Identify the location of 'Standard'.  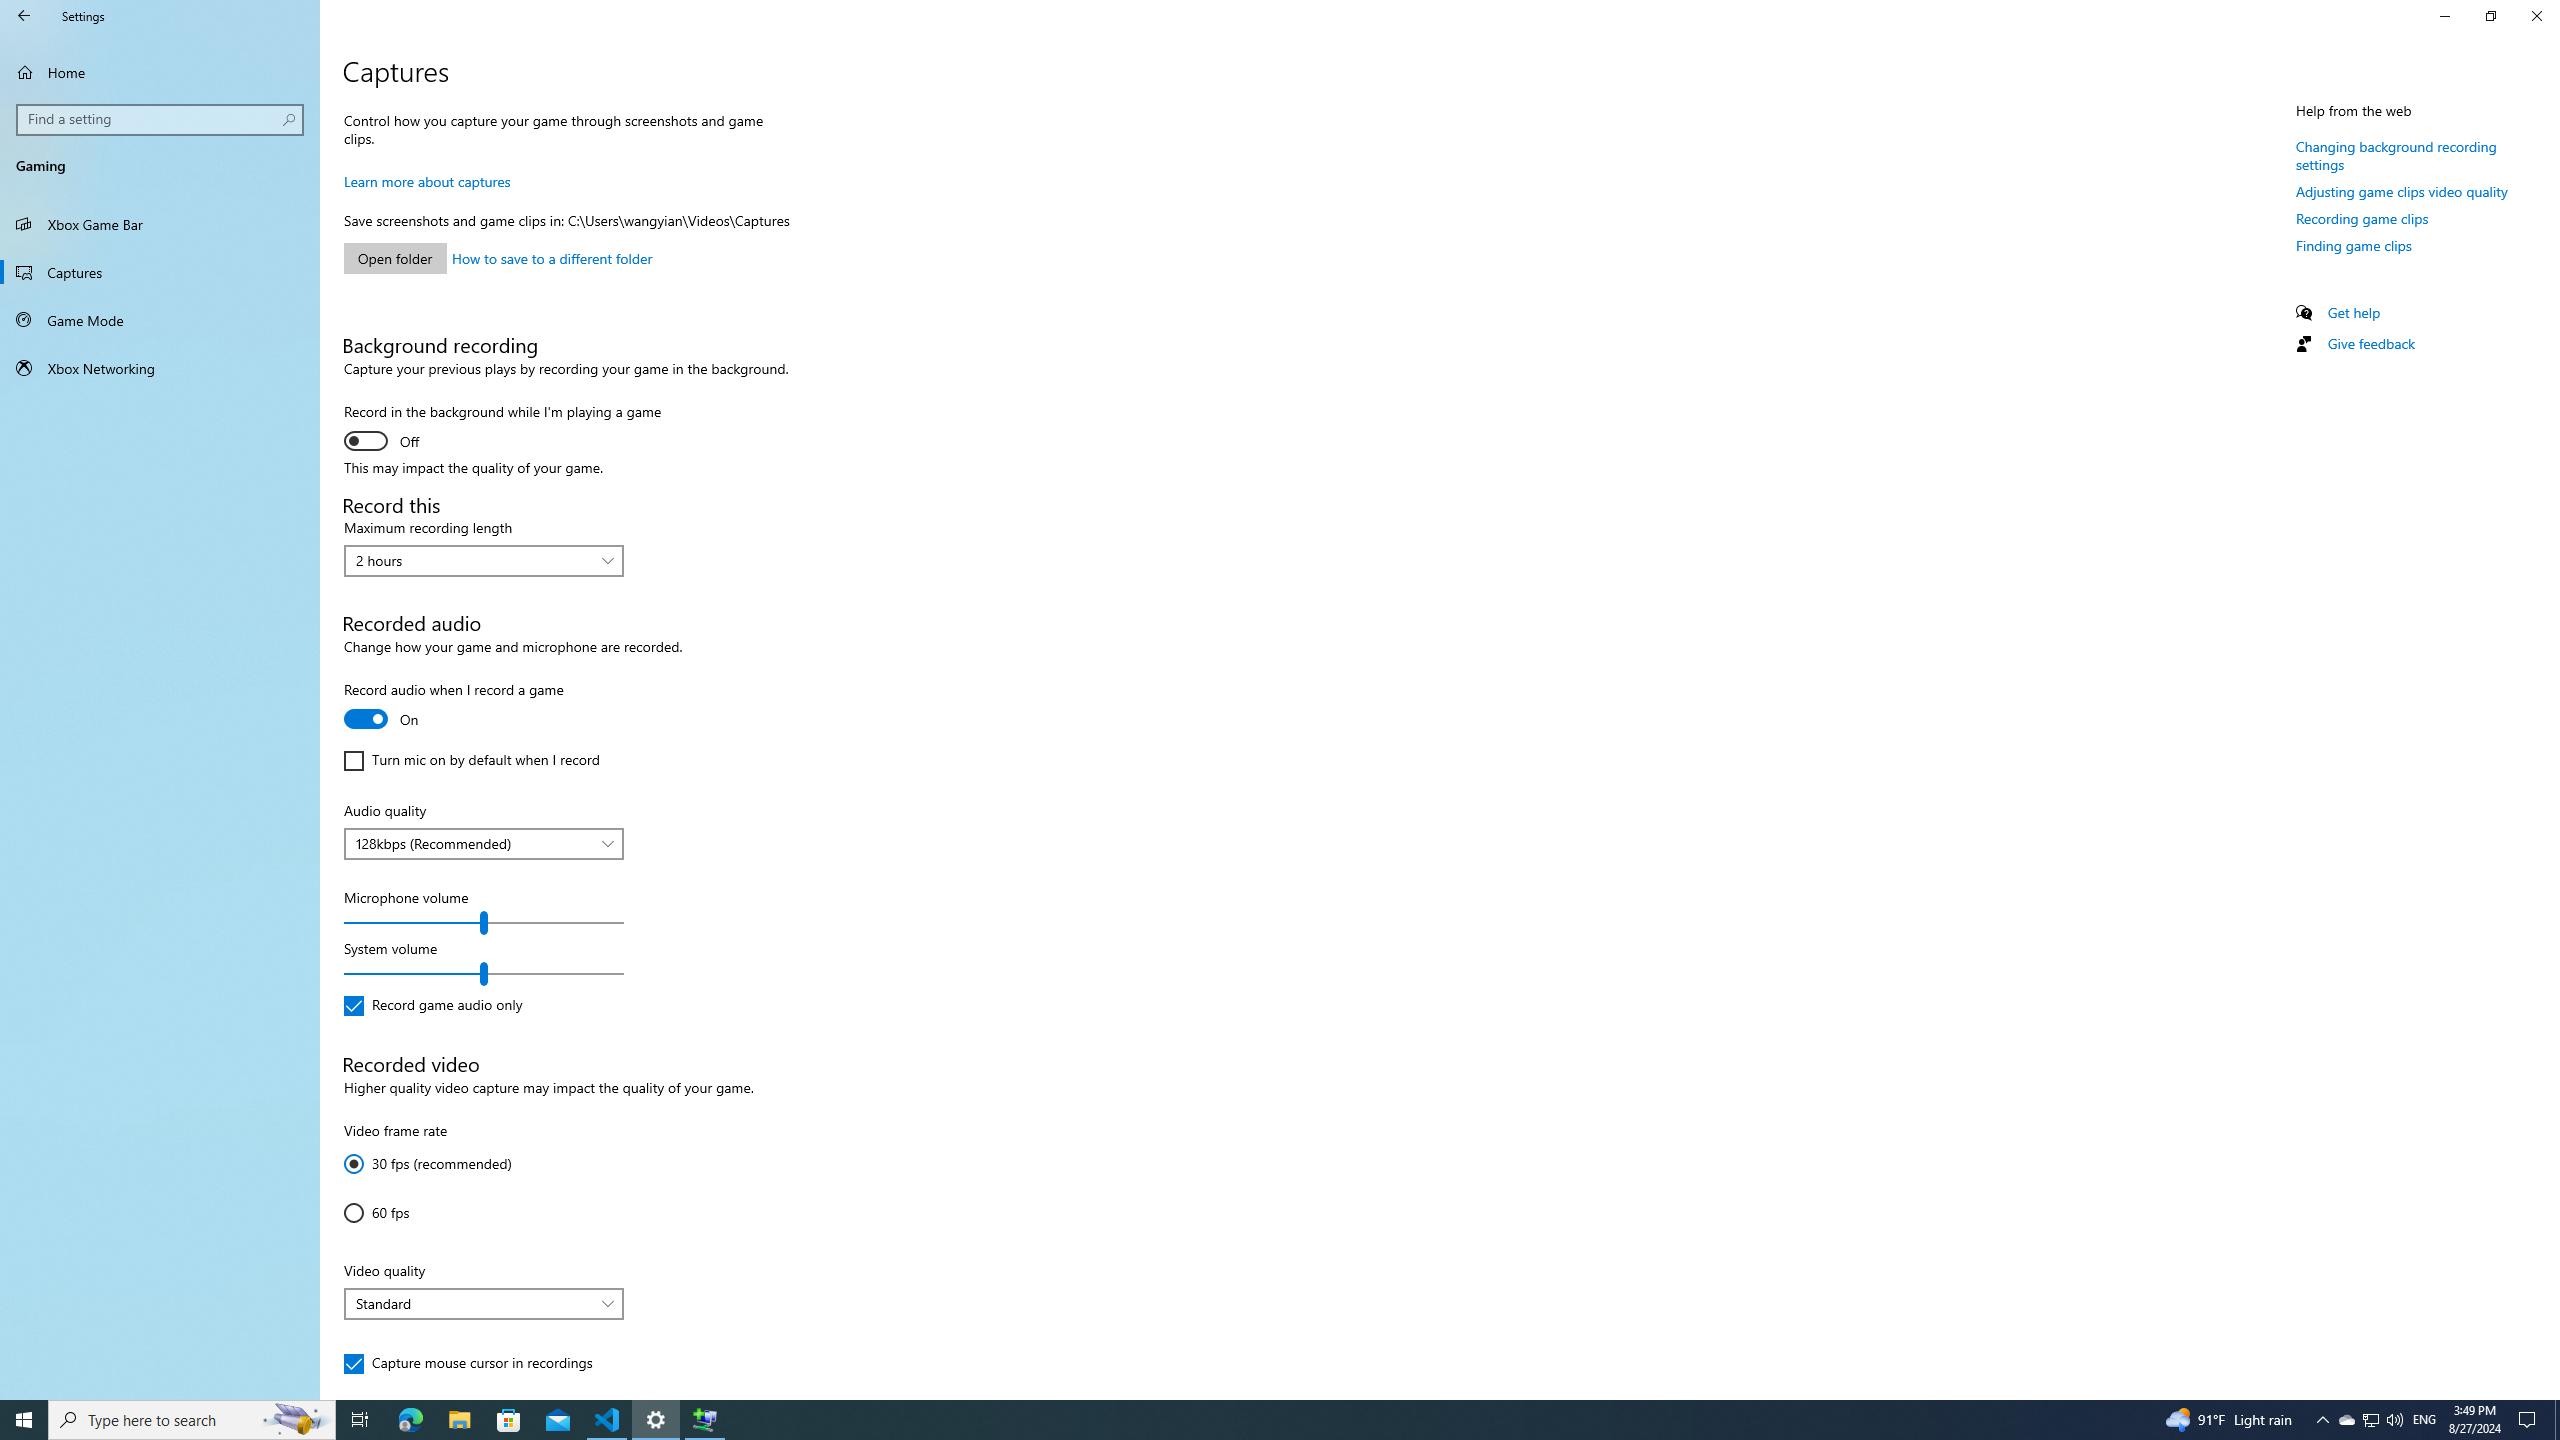
(472, 1302).